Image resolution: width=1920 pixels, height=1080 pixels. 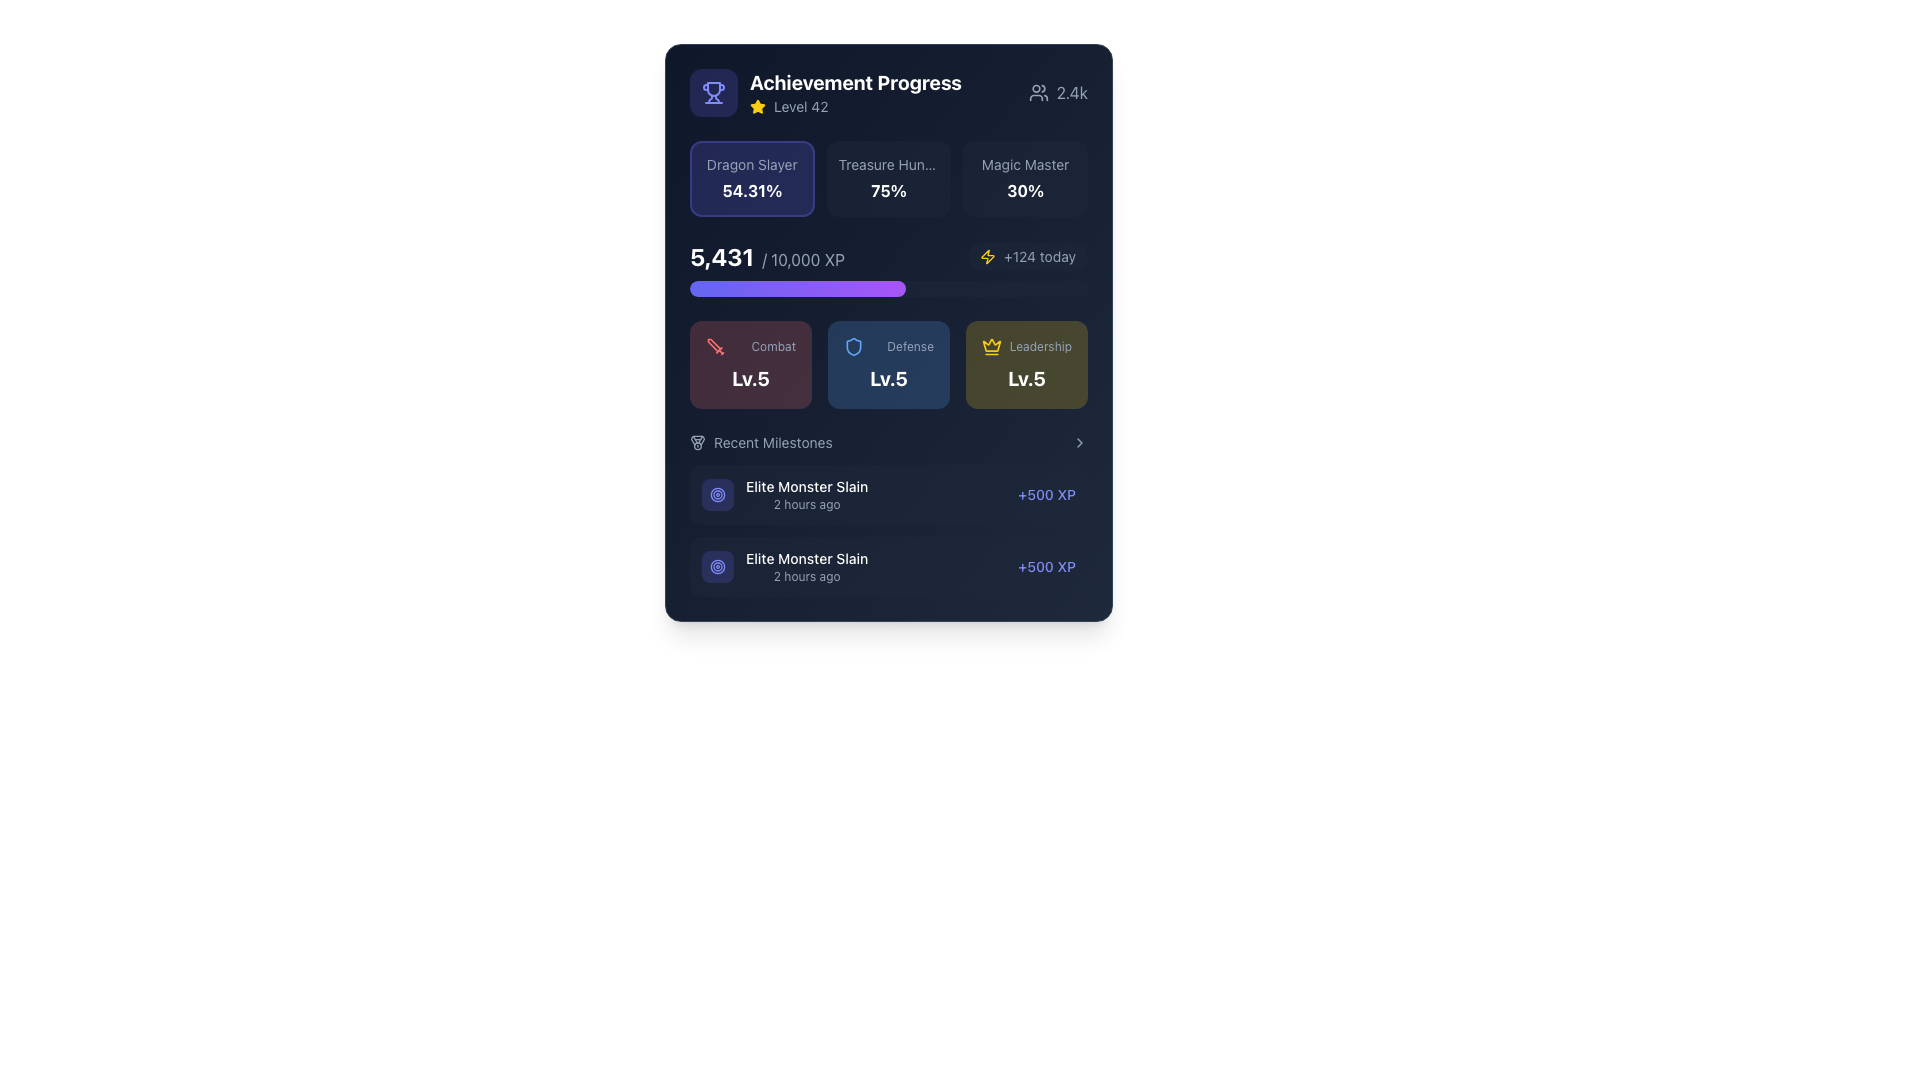 I want to click on the header text label related to achievement tracking, positioned above the text 'Level 42', so click(x=855, y=82).